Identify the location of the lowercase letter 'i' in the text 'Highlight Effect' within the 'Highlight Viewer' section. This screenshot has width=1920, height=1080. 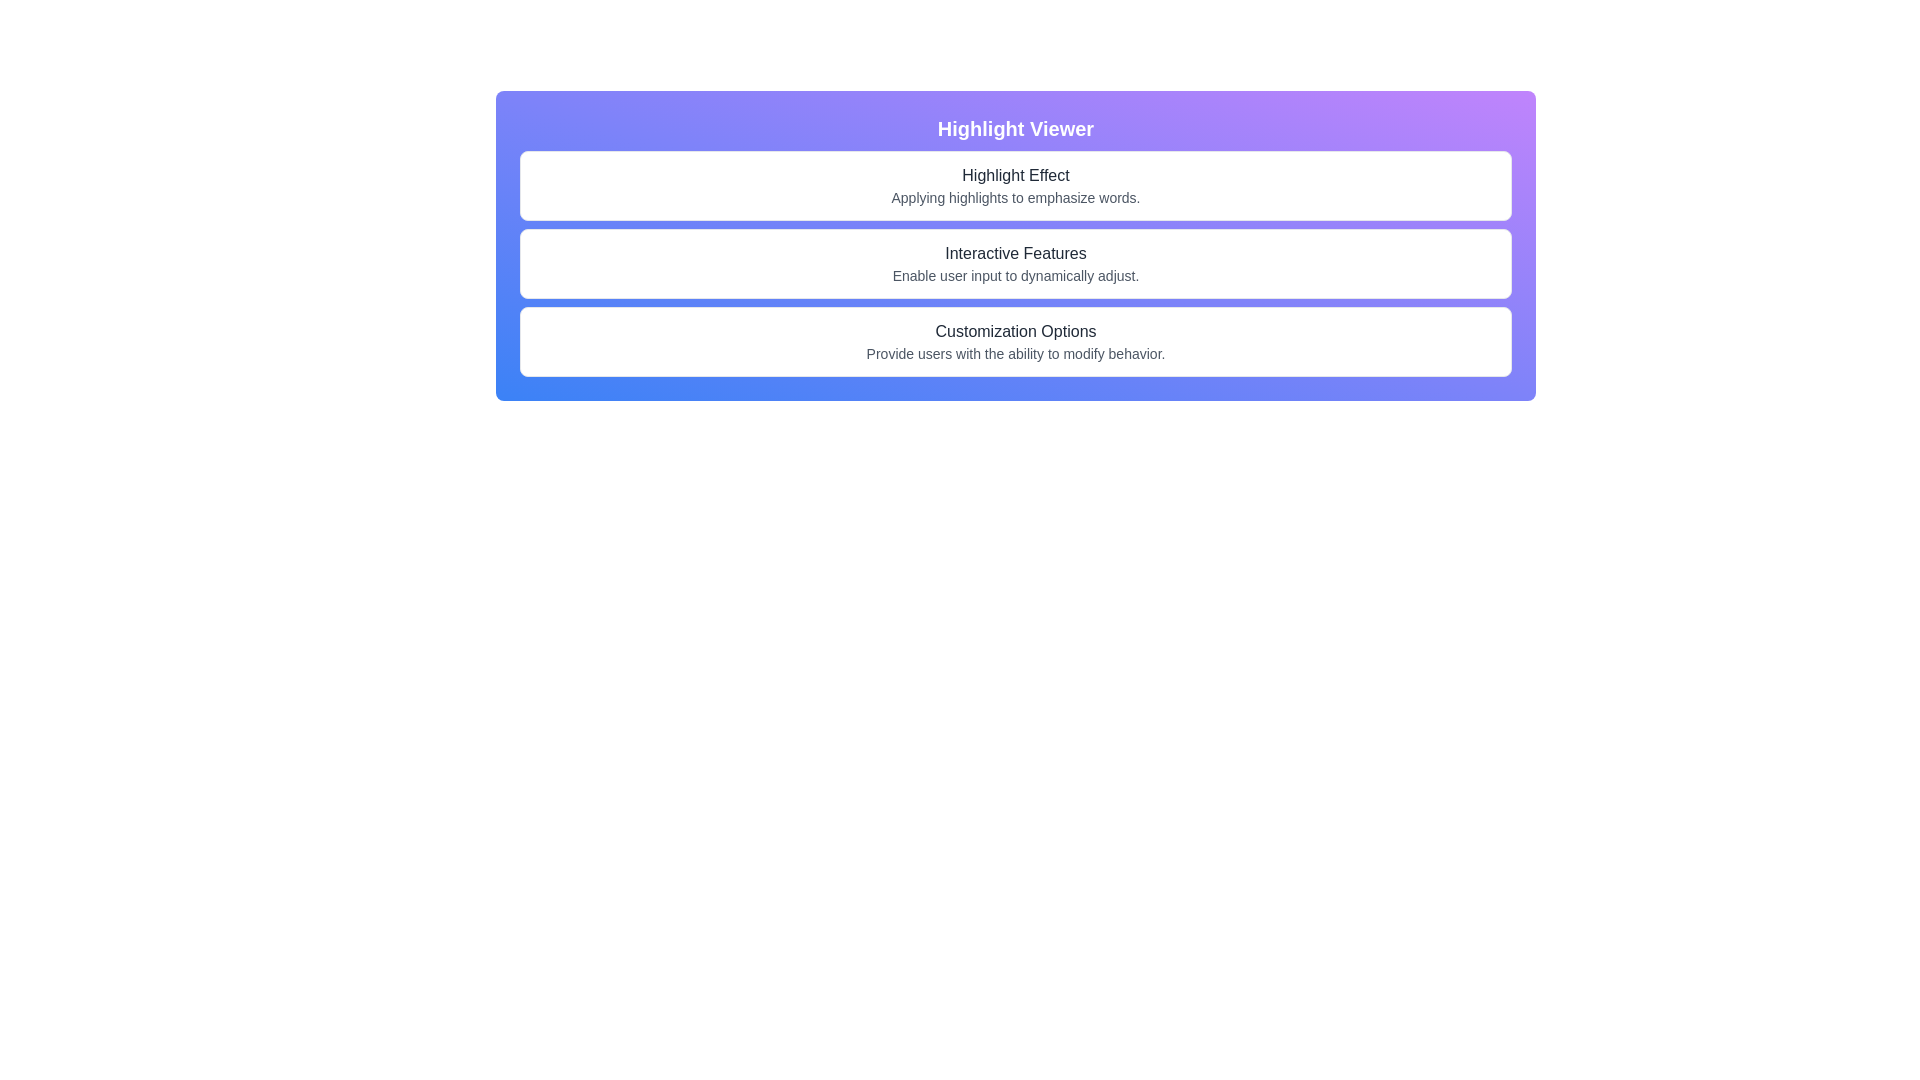
(1000, 174).